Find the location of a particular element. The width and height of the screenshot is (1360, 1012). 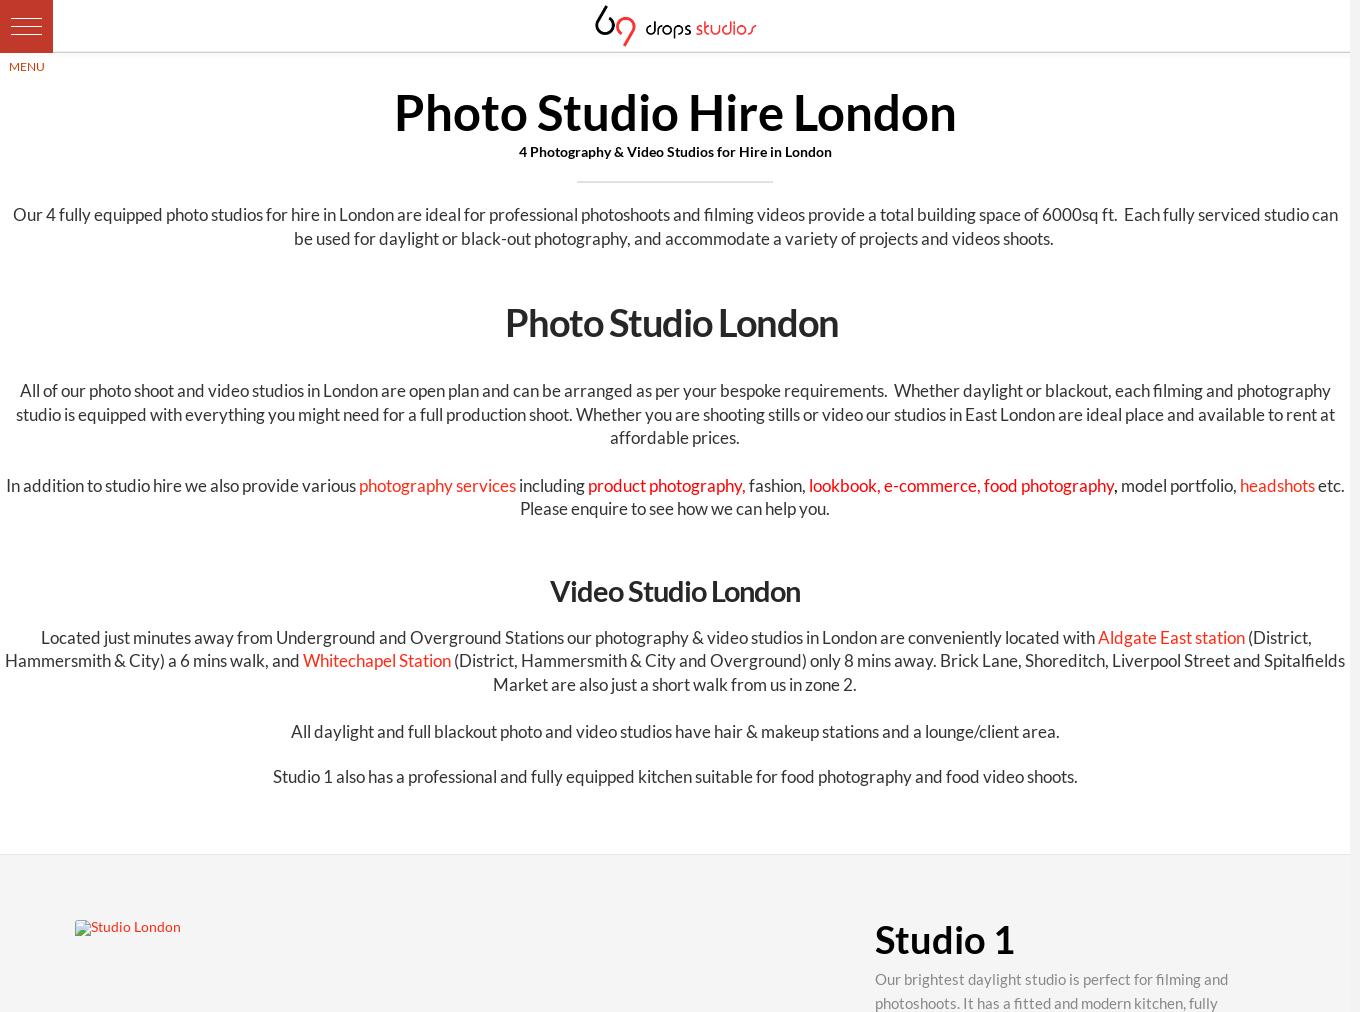

'4 Photography & Video Studios for Hire in London' is located at coordinates (673, 150).